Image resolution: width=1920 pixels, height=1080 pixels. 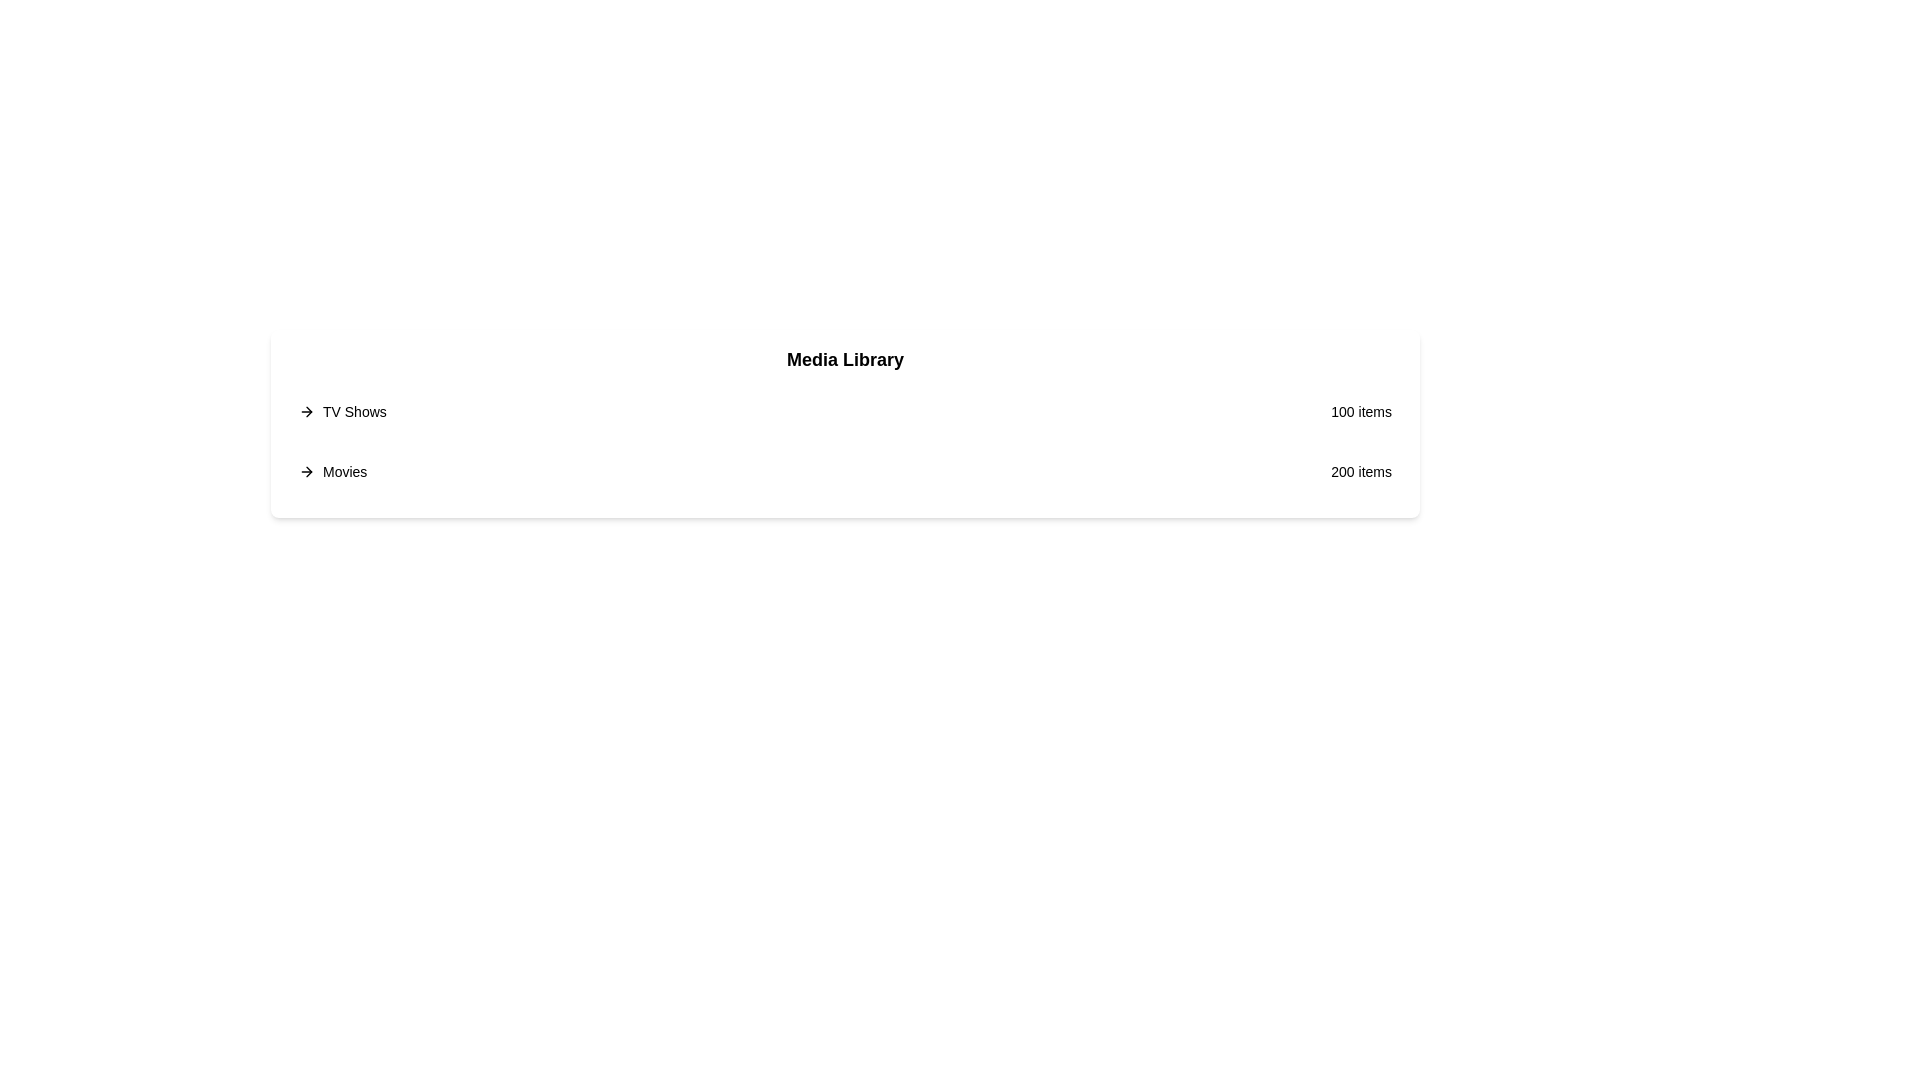 What do you see at coordinates (1360, 471) in the screenshot?
I see `the text label indicating the quantity of items, specifically showing '200 items', located in the bottom right corner of the 'Movies' section` at bounding box center [1360, 471].